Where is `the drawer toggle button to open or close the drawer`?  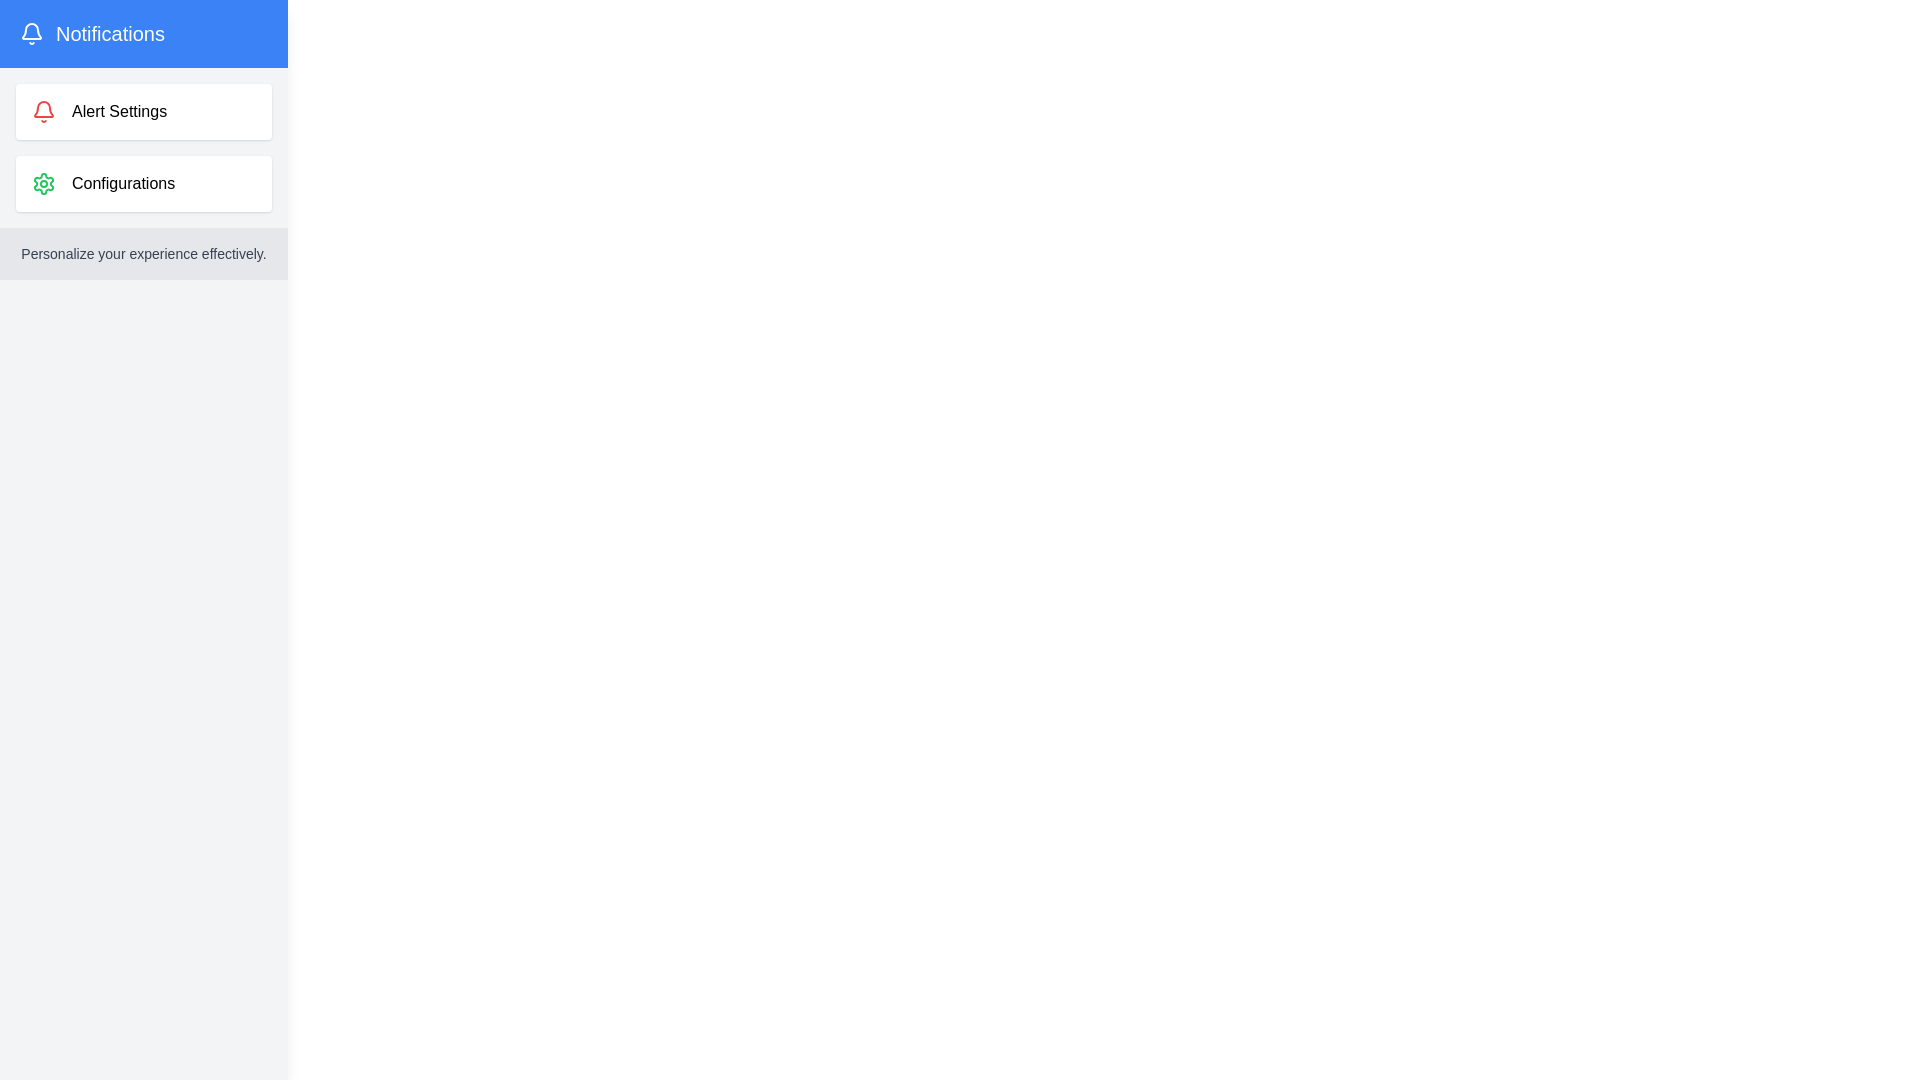
the drawer toggle button to open or close the drawer is located at coordinates (54, 49).